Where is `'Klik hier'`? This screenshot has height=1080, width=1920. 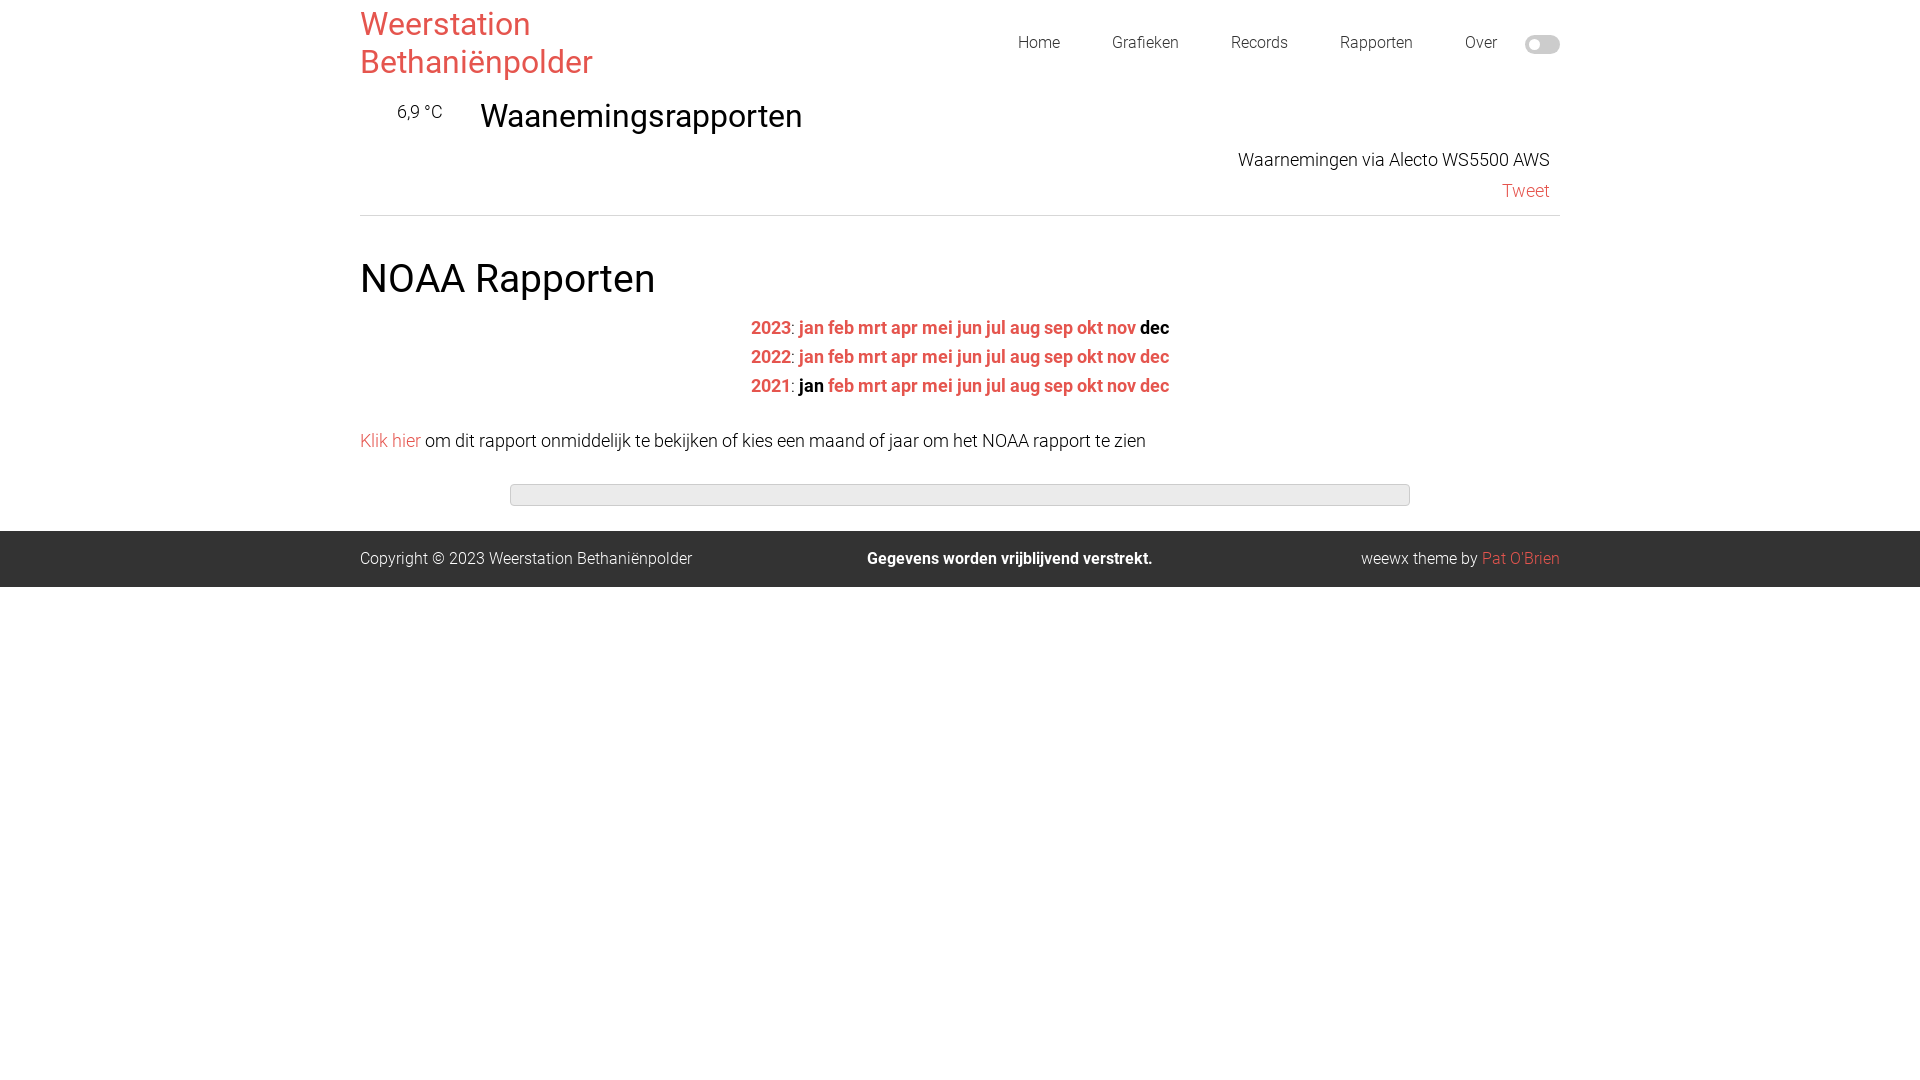
'Klik hier' is located at coordinates (390, 439).